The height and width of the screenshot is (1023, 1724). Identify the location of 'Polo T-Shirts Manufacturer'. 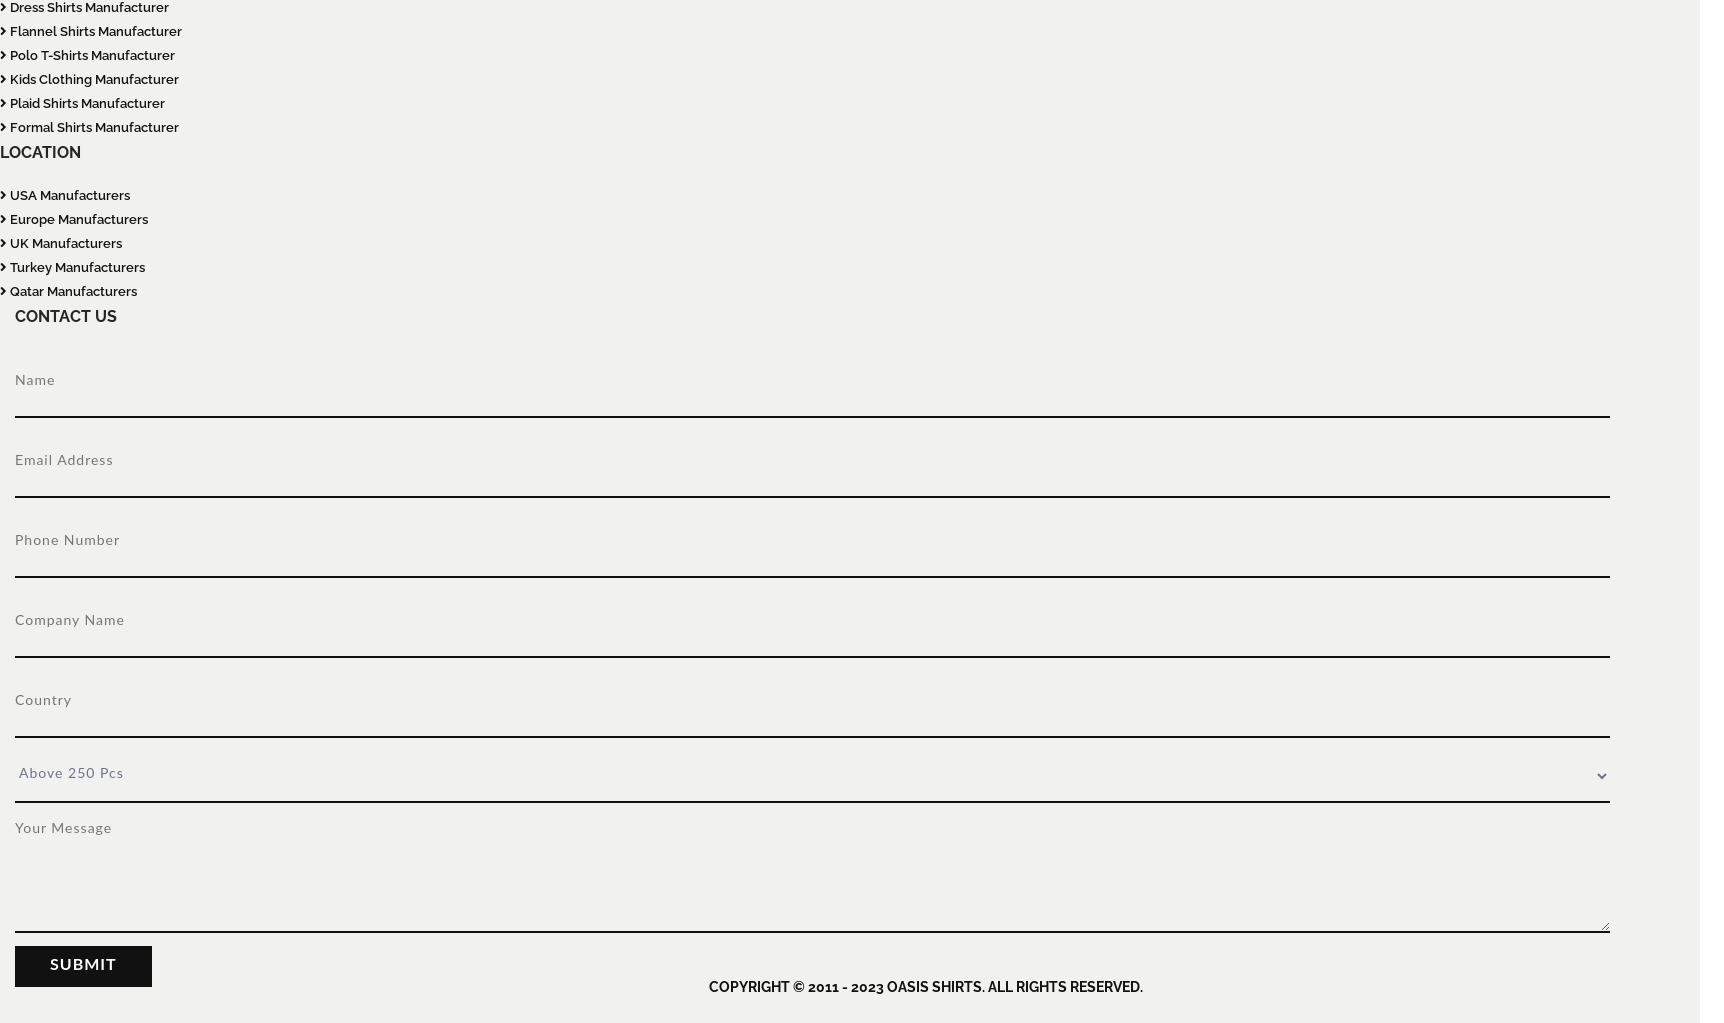
(90, 54).